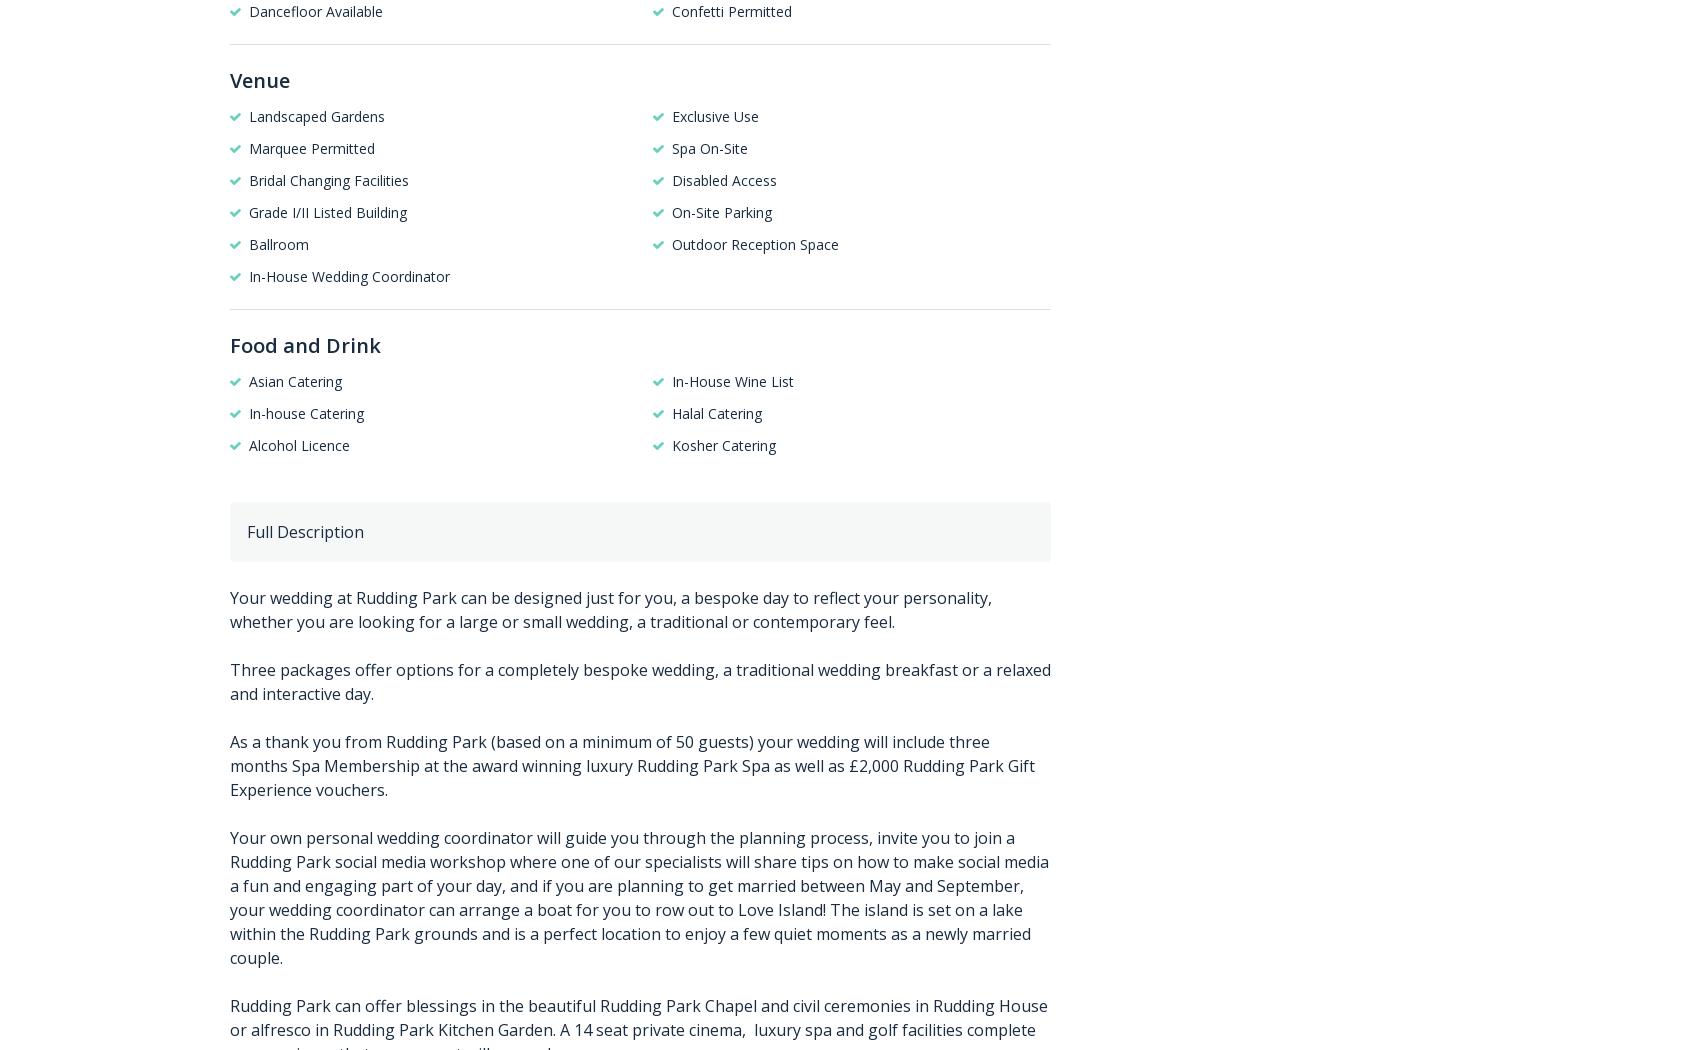 The height and width of the screenshot is (1050, 1700). I want to click on 'Halal Catering', so click(716, 412).